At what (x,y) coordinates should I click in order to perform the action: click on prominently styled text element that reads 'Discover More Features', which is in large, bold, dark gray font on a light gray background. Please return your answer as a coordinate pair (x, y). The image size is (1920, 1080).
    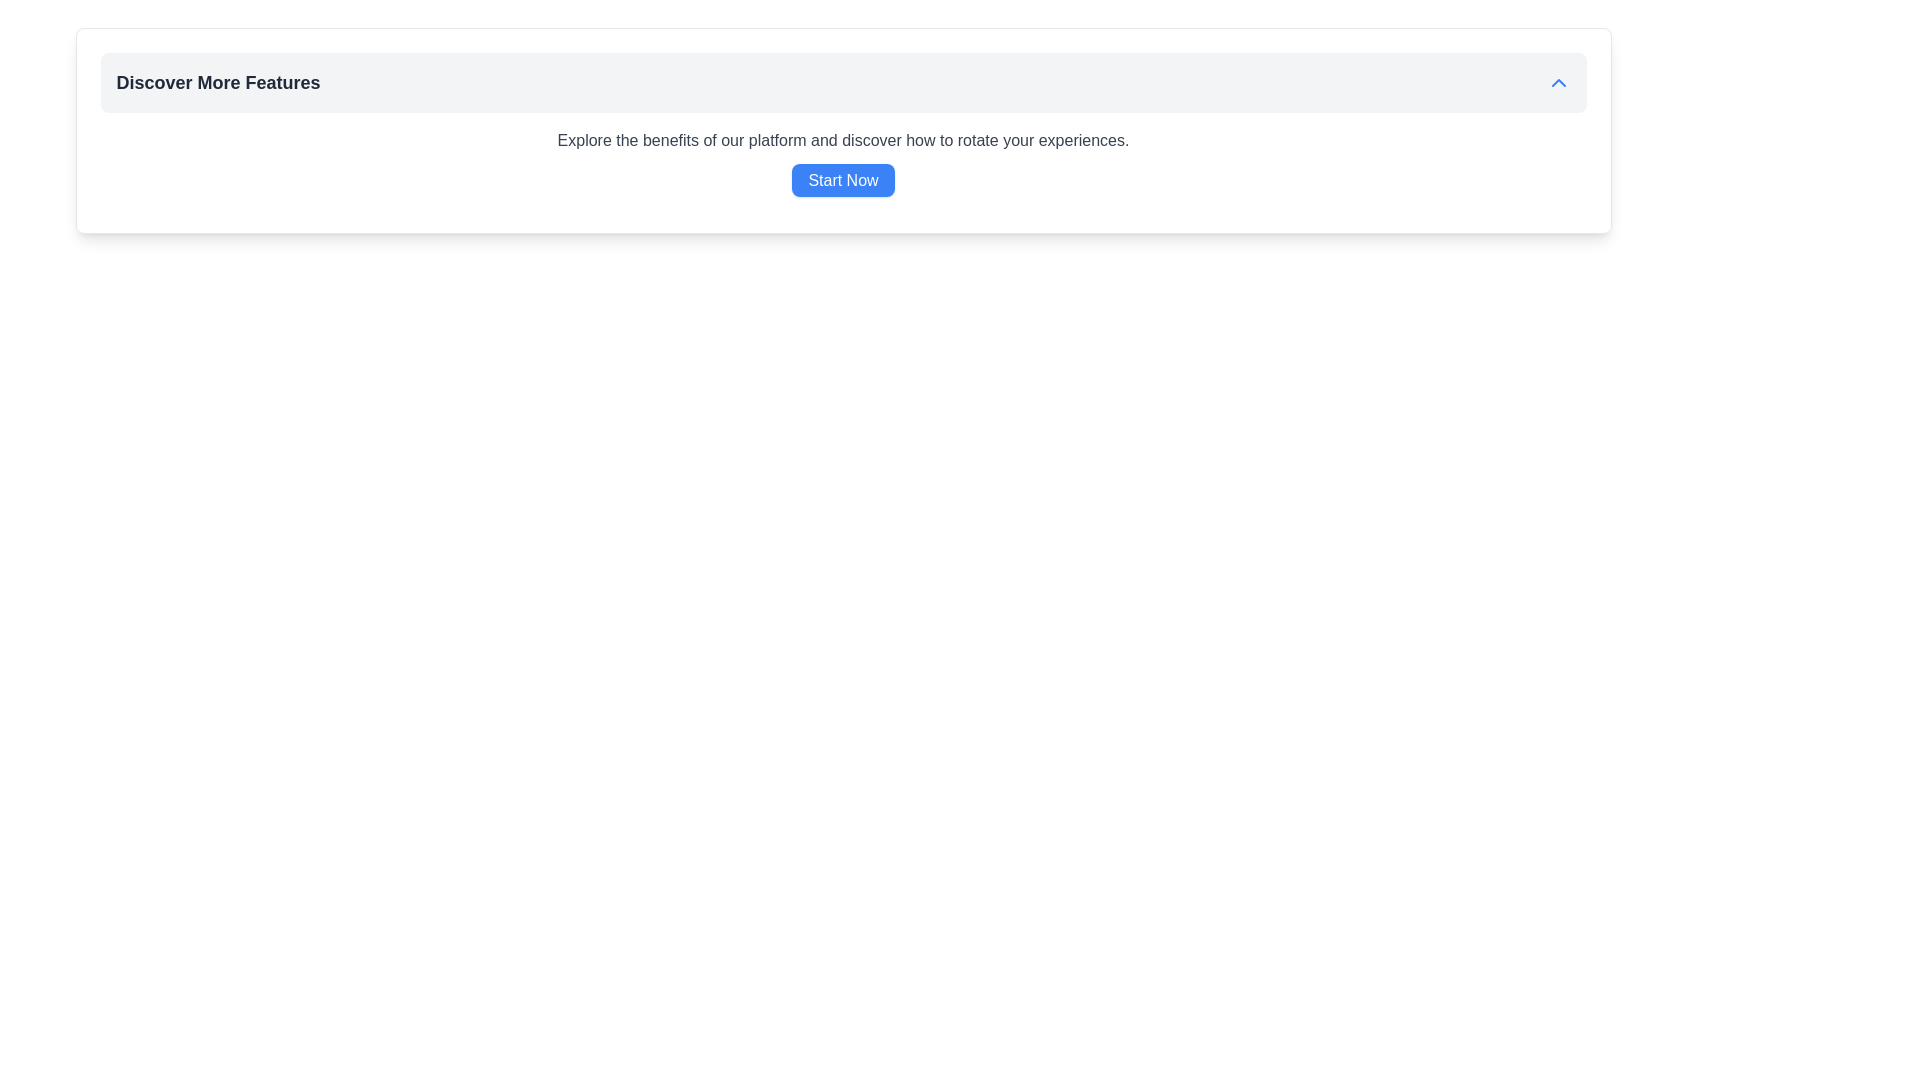
    Looking at the image, I should click on (218, 82).